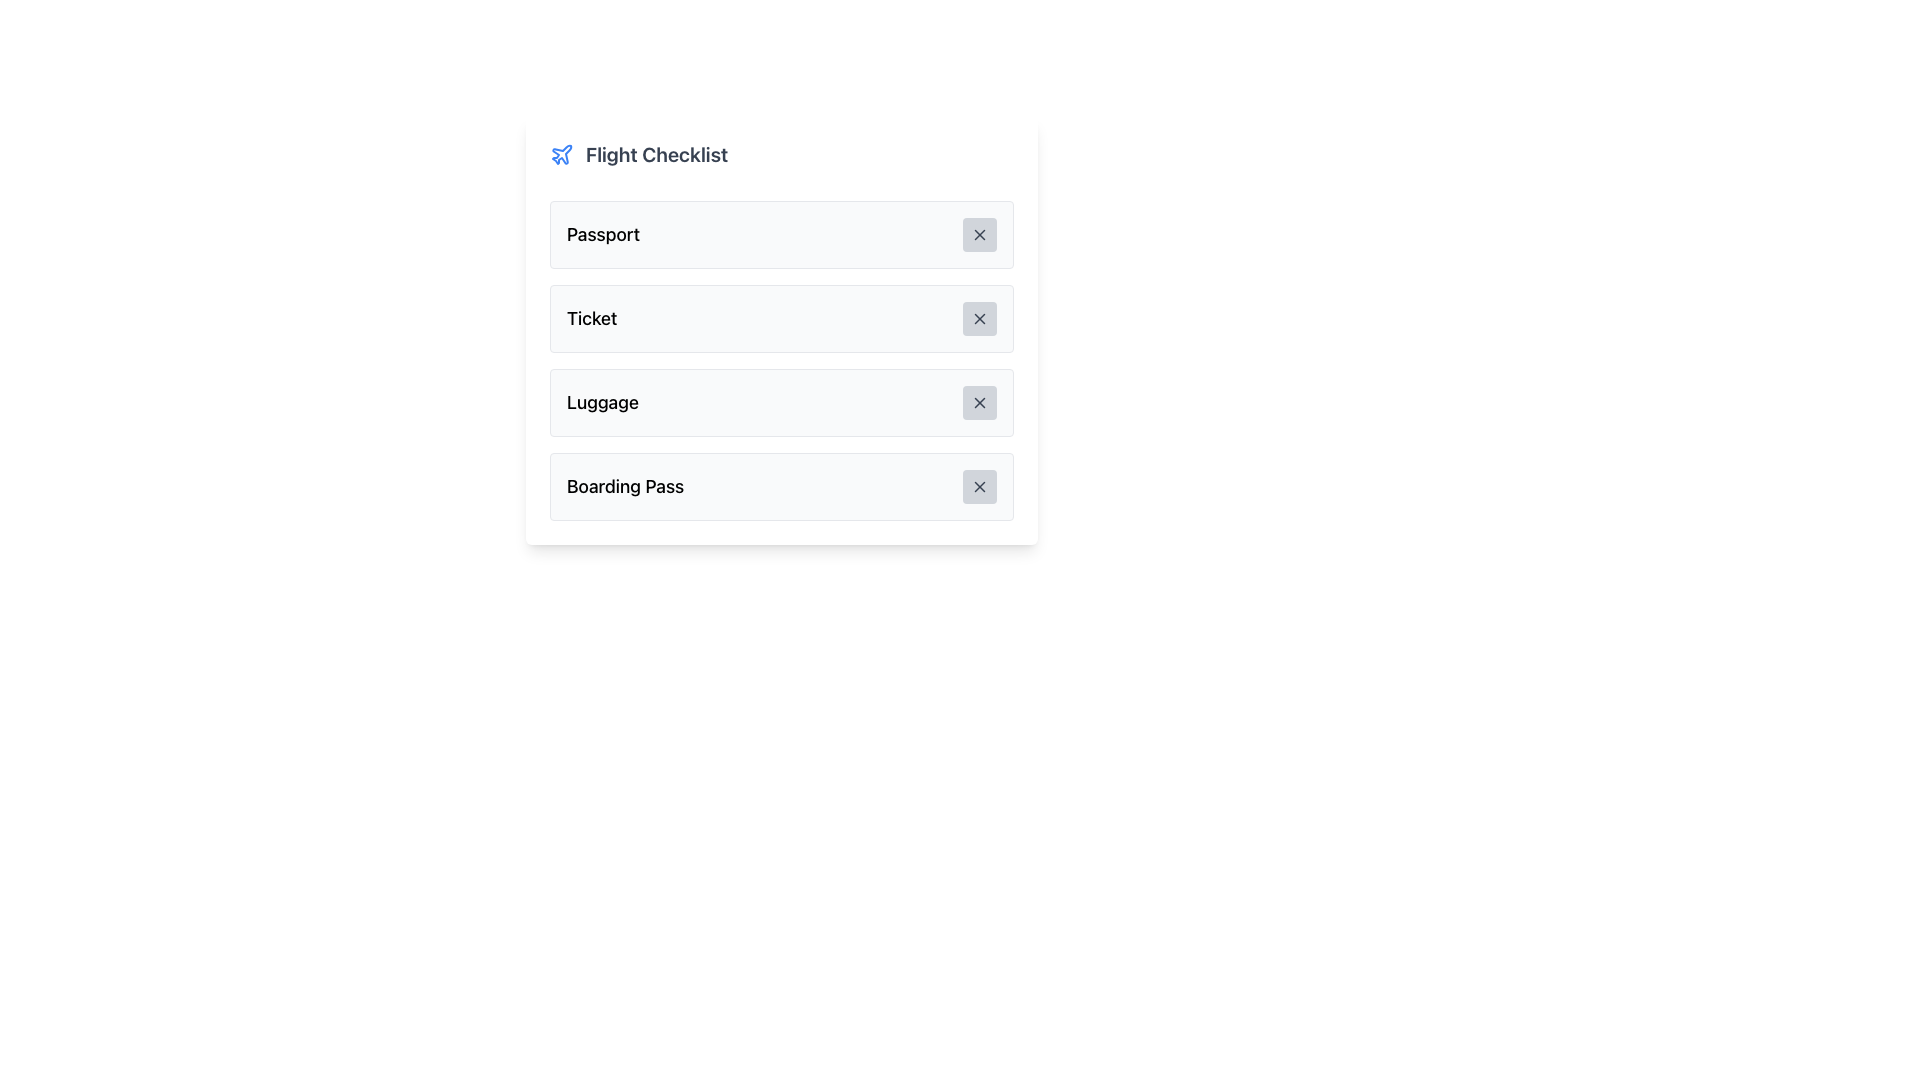  I want to click on the close button located in the top-right corner of the 'Boarding Pass' item, so click(979, 486).